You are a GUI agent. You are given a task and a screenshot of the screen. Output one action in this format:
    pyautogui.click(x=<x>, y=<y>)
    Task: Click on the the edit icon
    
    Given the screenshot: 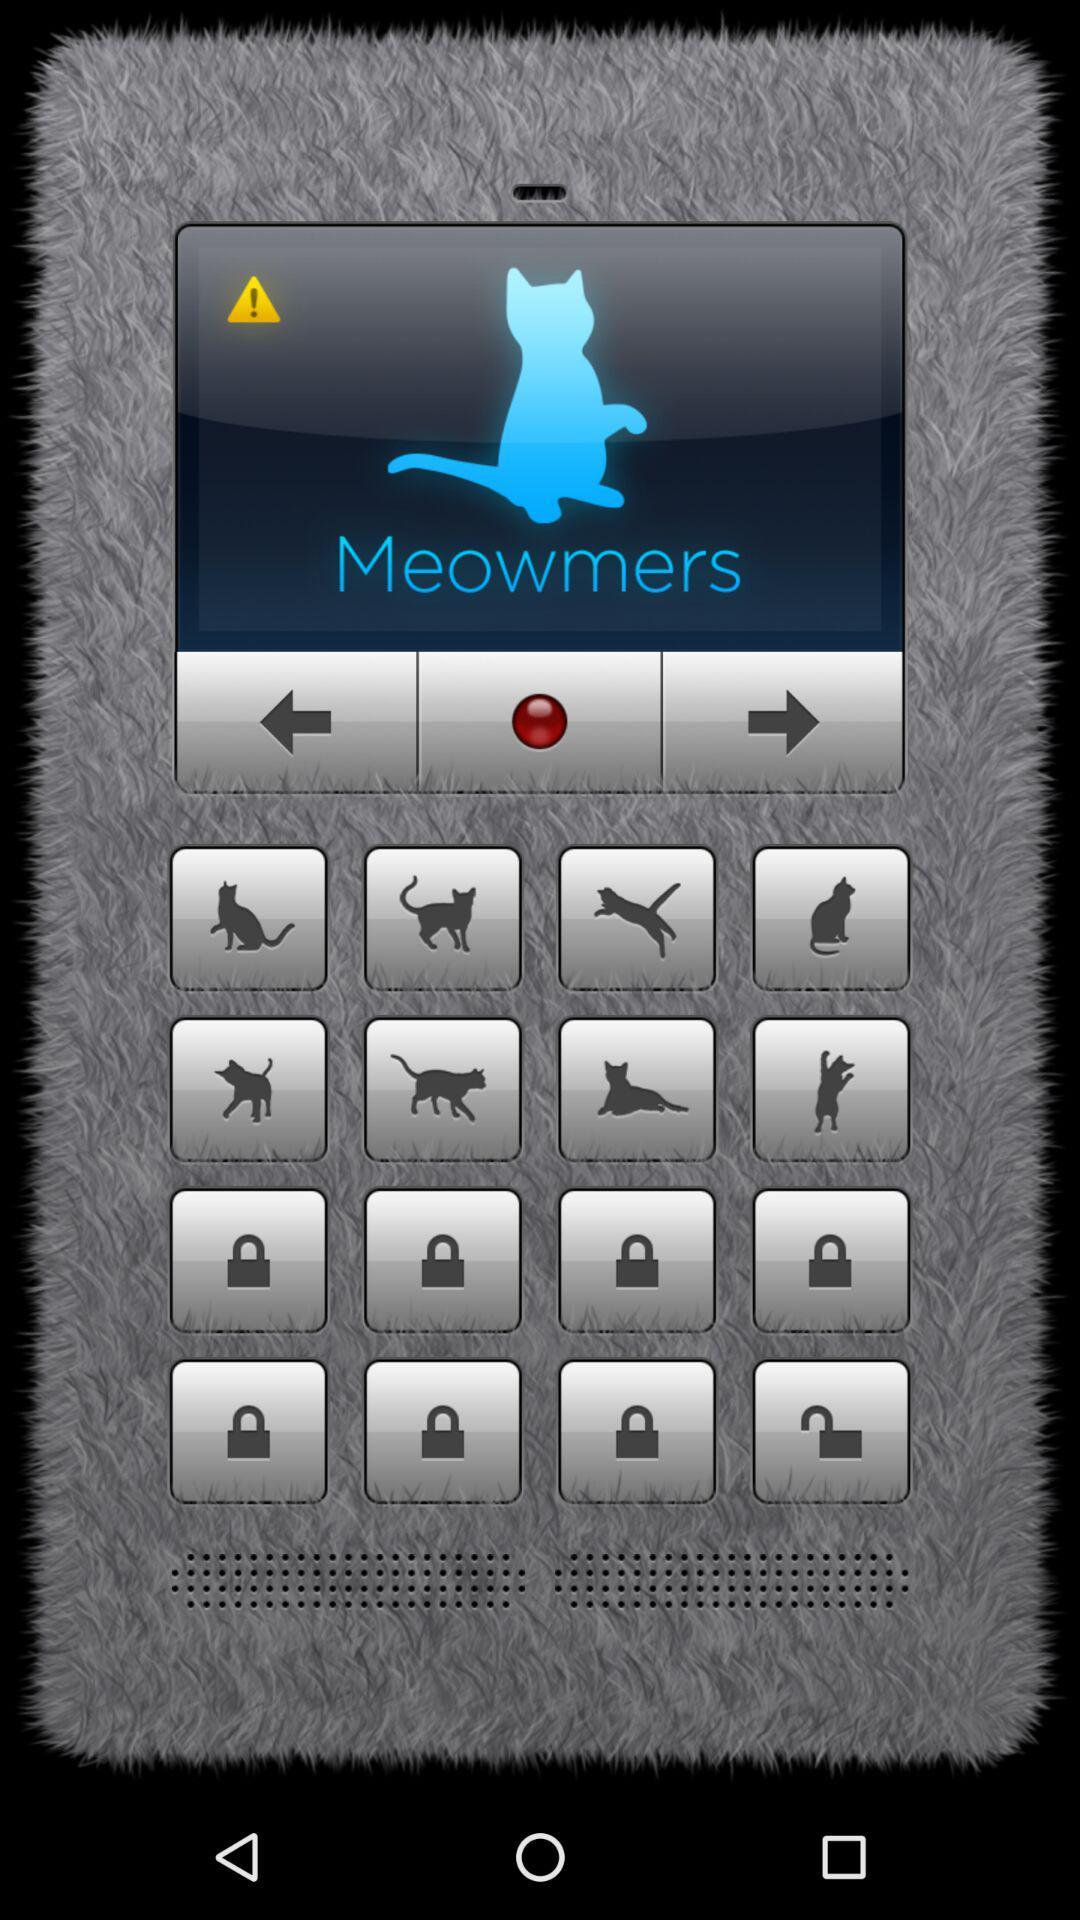 What is the action you would take?
    pyautogui.click(x=831, y=994)
    